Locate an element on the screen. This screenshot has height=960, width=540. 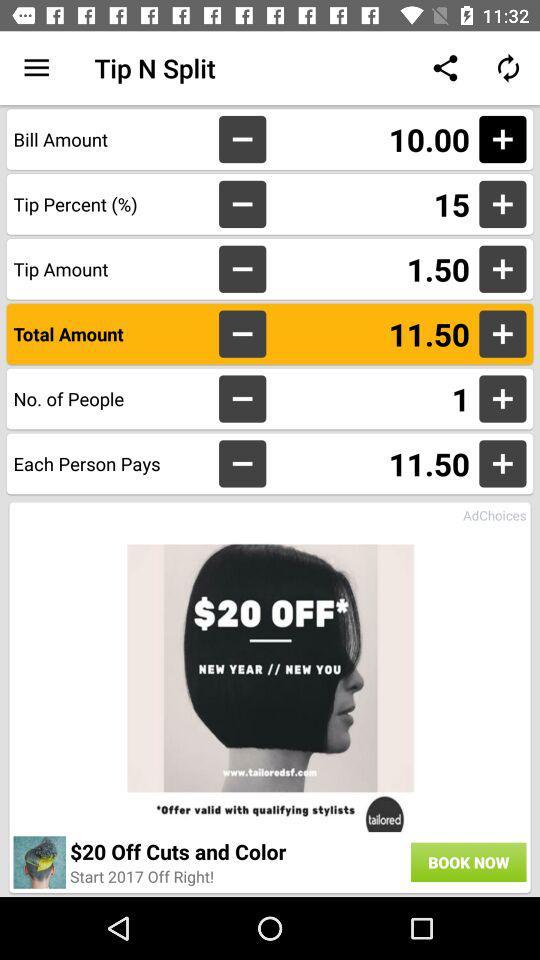
icon to the left of the book now icon is located at coordinates (141, 875).